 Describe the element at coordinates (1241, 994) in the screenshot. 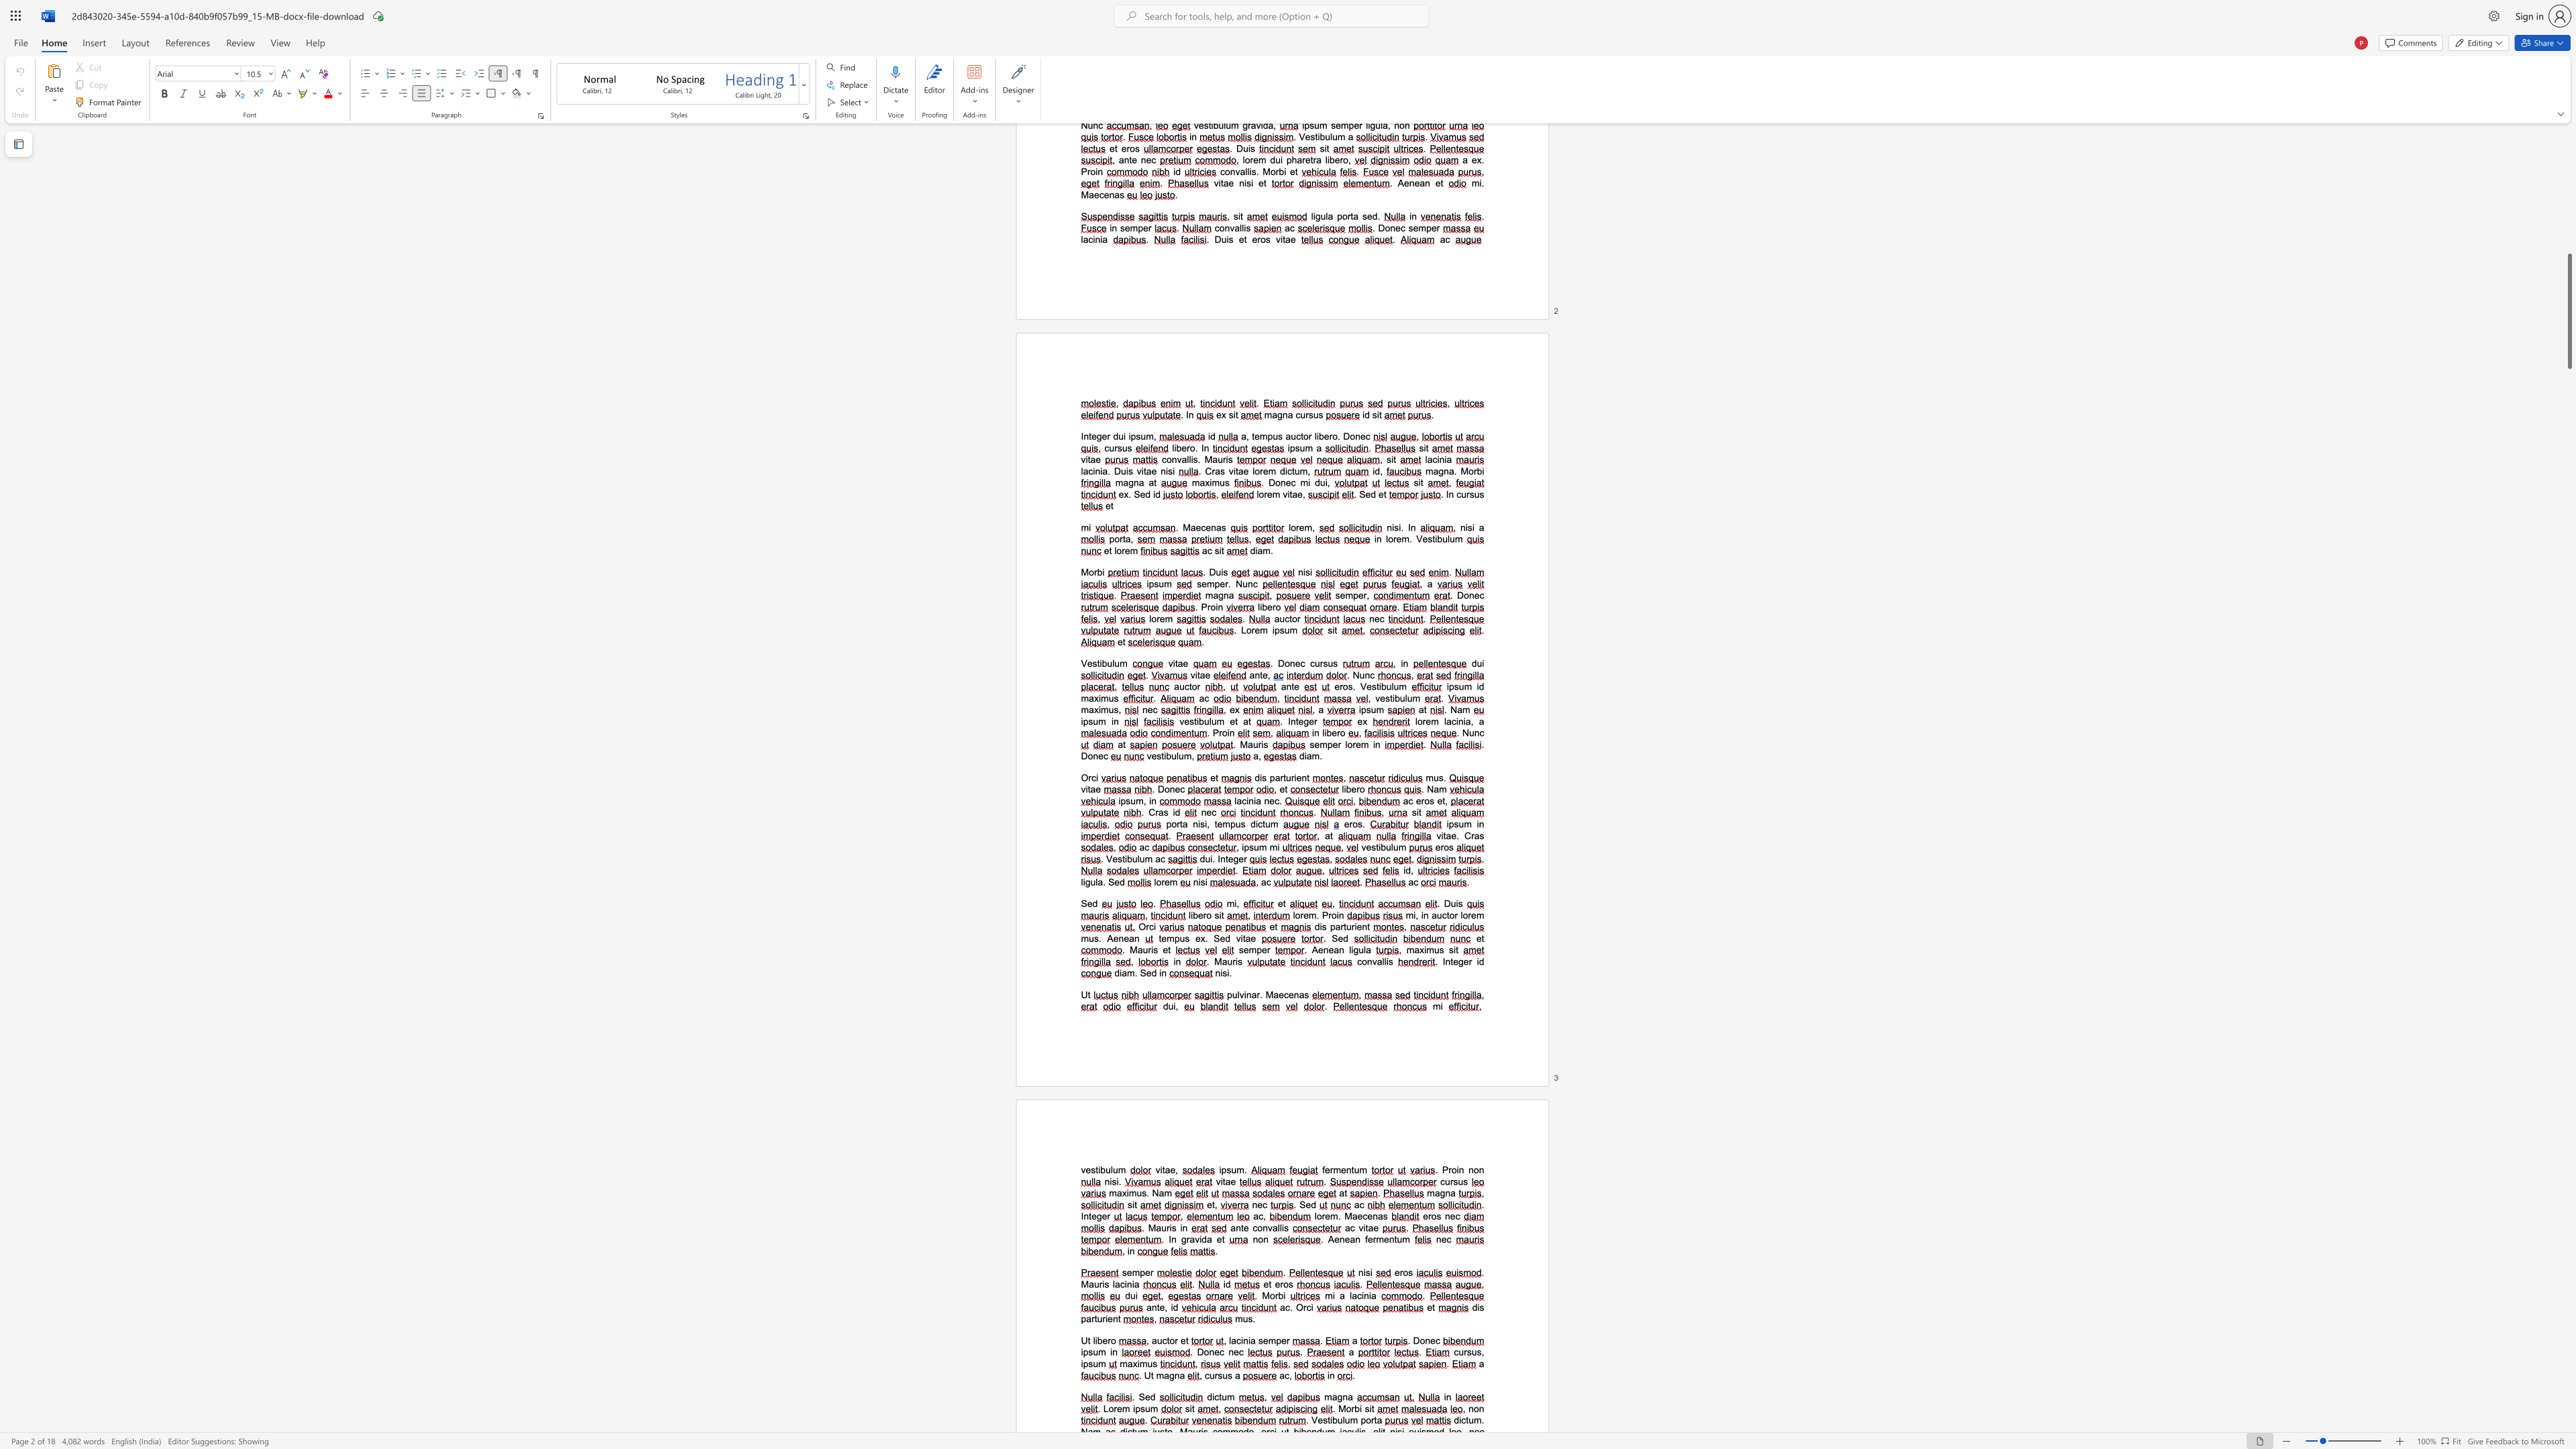

I see `the 1th character "v" in the text` at that location.